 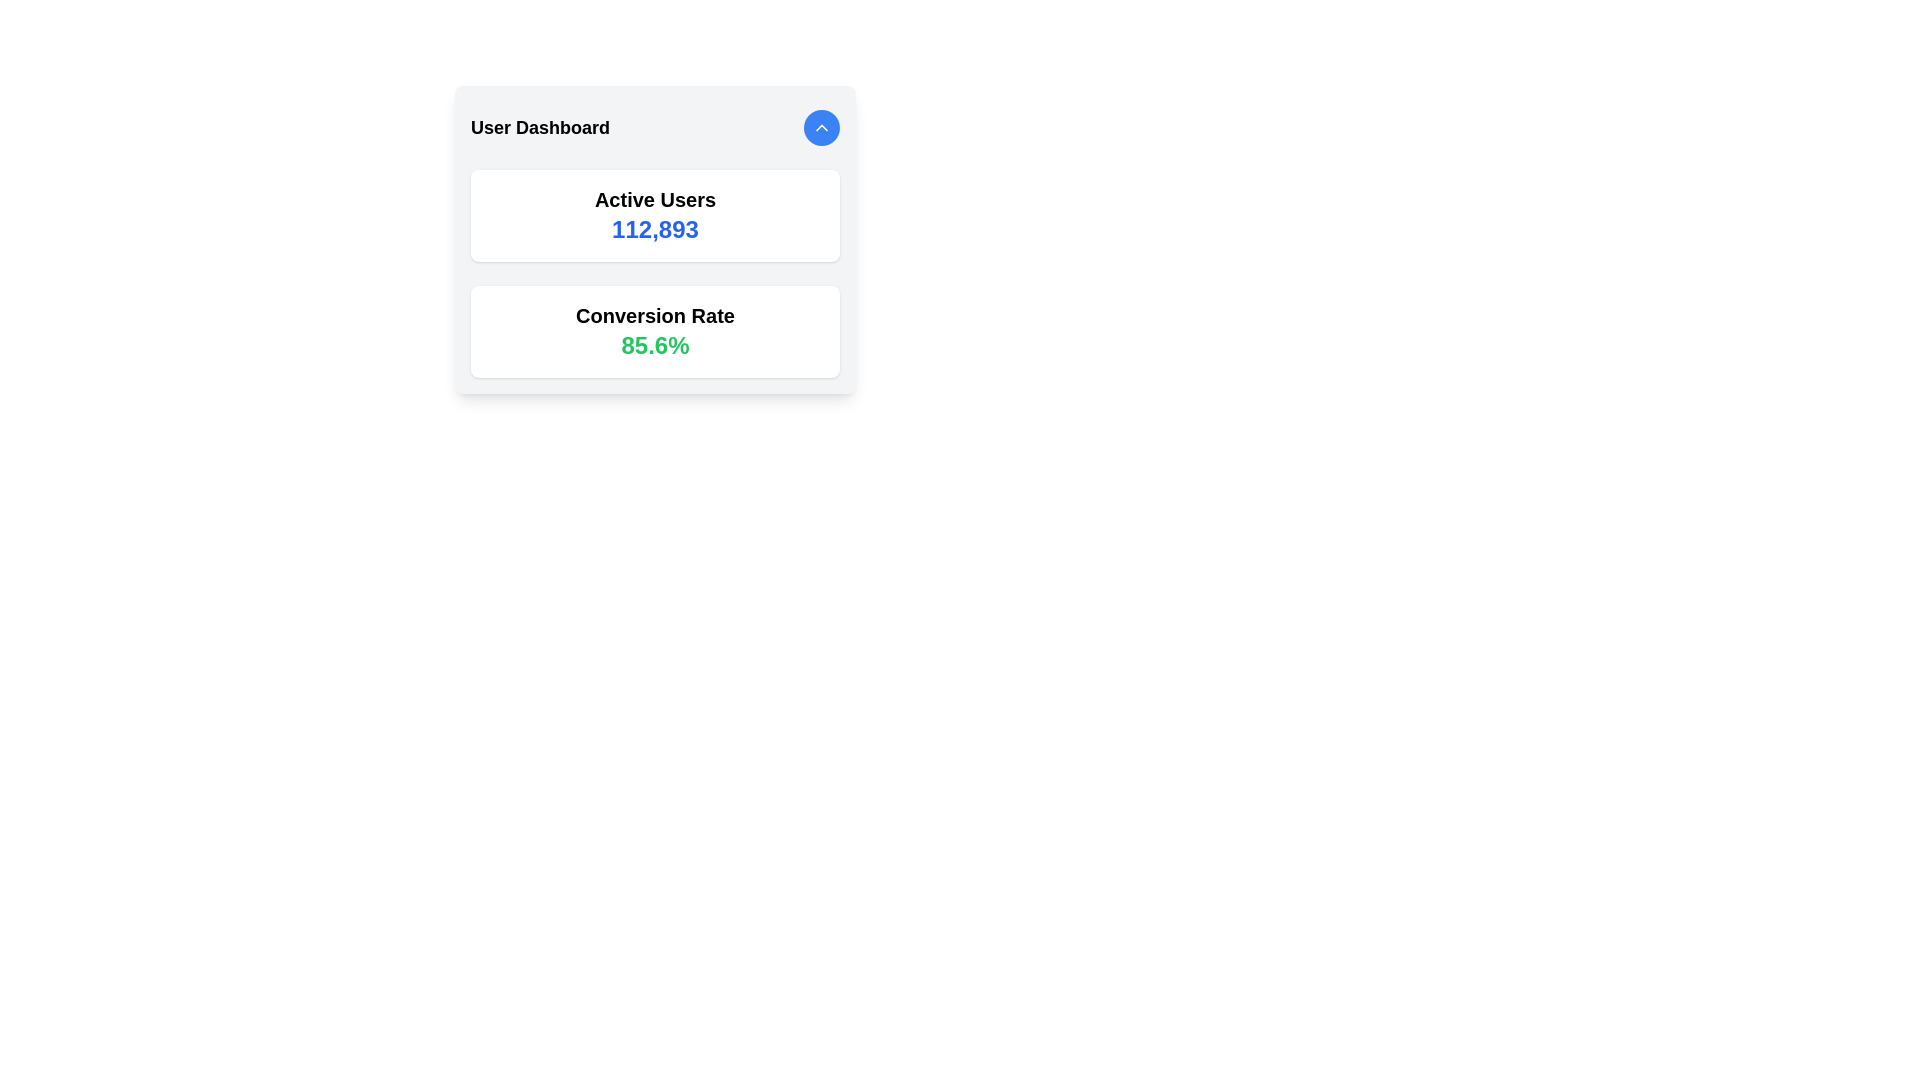 What do you see at coordinates (655, 200) in the screenshot?
I see `the 'Active Users' text label located at the top of the card-like panel that displays user count information` at bounding box center [655, 200].